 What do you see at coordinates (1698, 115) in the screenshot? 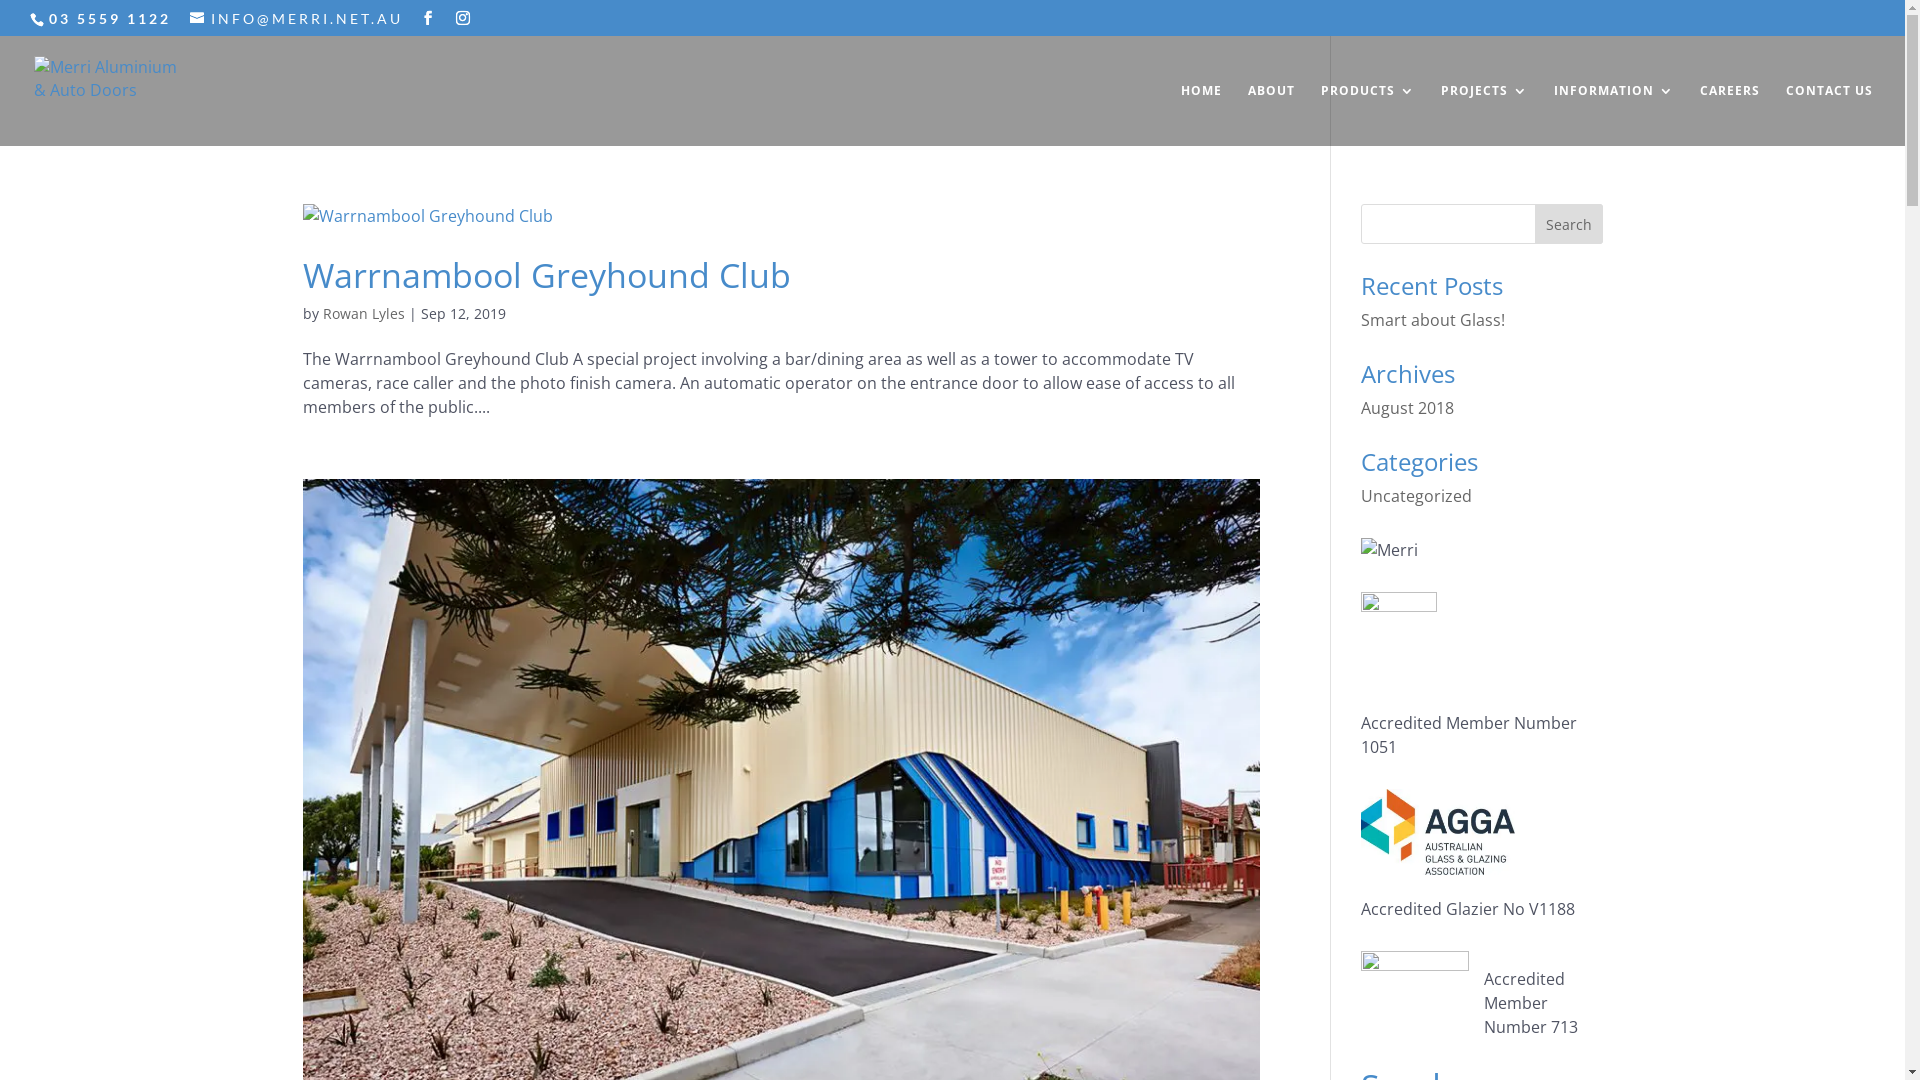
I see `'CAREERS'` at bounding box center [1698, 115].